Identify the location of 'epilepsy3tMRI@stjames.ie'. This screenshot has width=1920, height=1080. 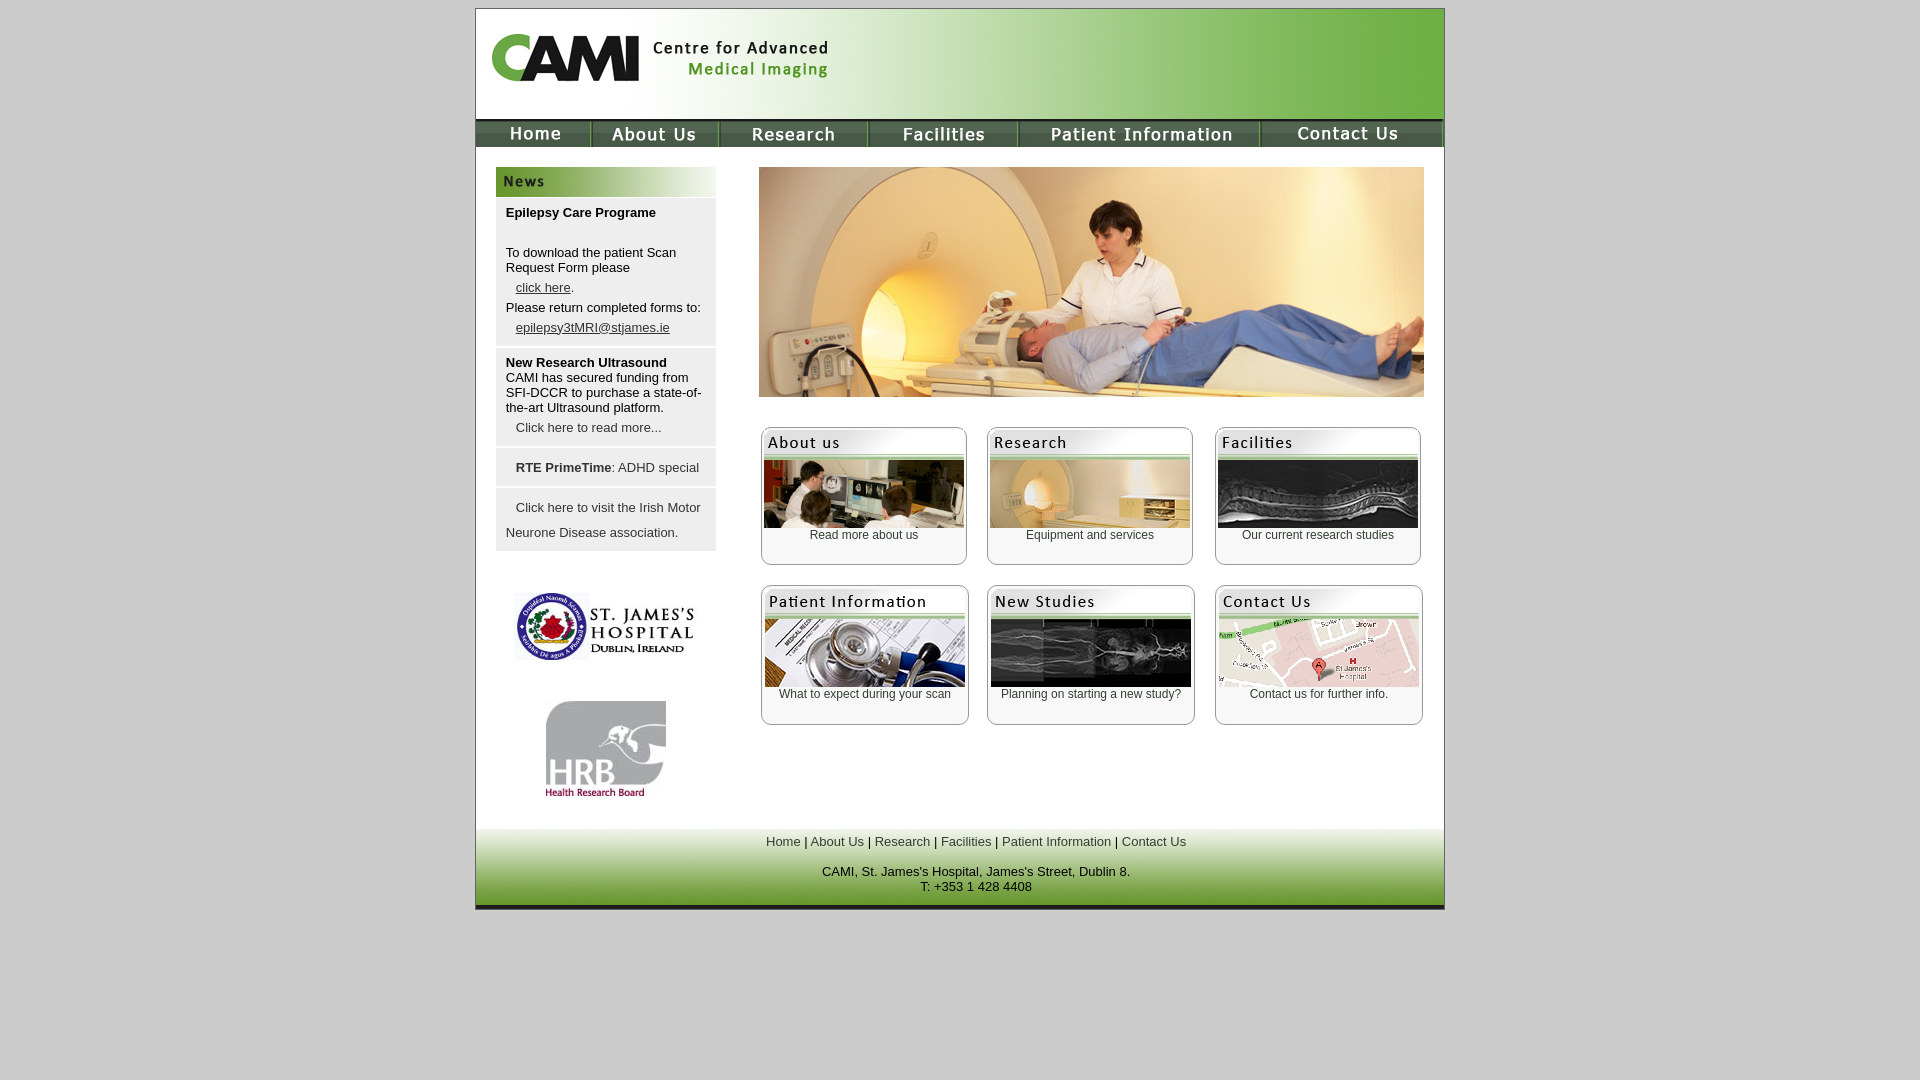
(605, 325).